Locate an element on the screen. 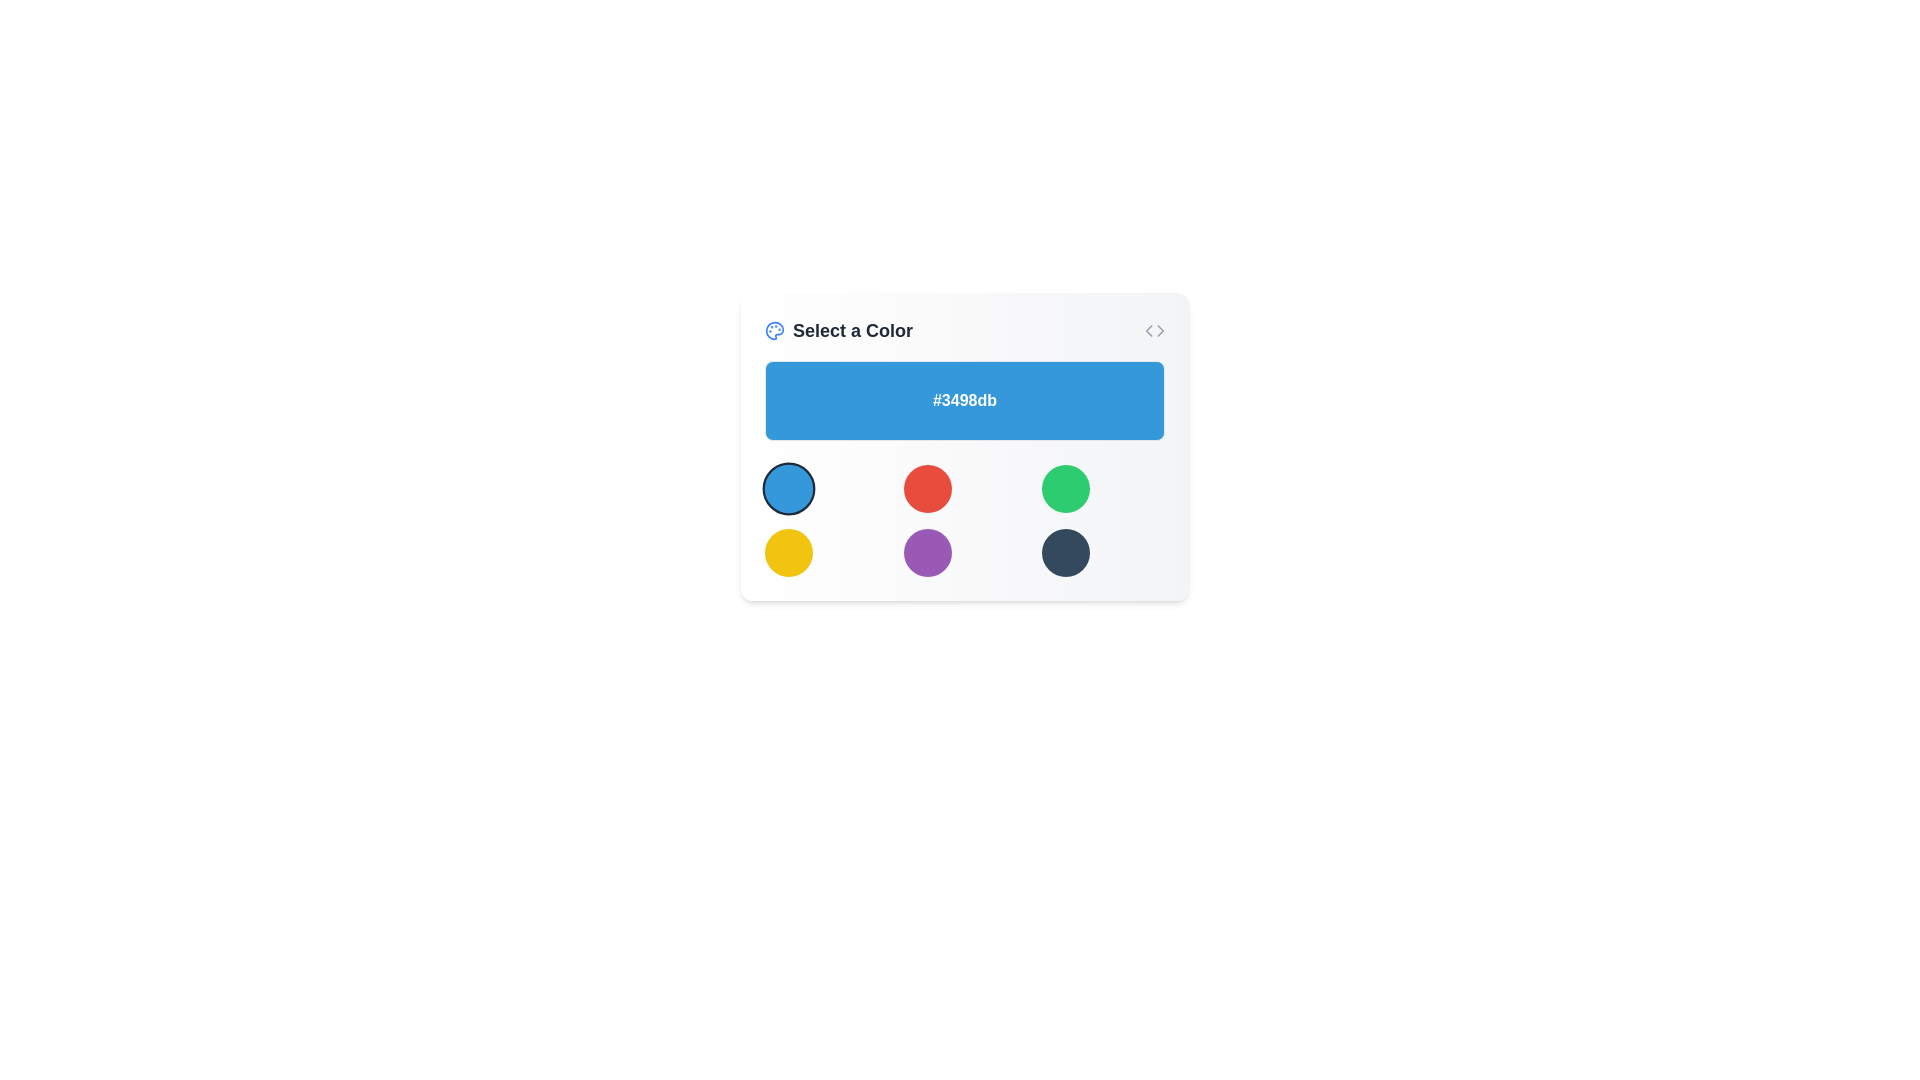  the color selection button located in the last row and third column of a 3x2 grid layout is located at coordinates (1065, 552).